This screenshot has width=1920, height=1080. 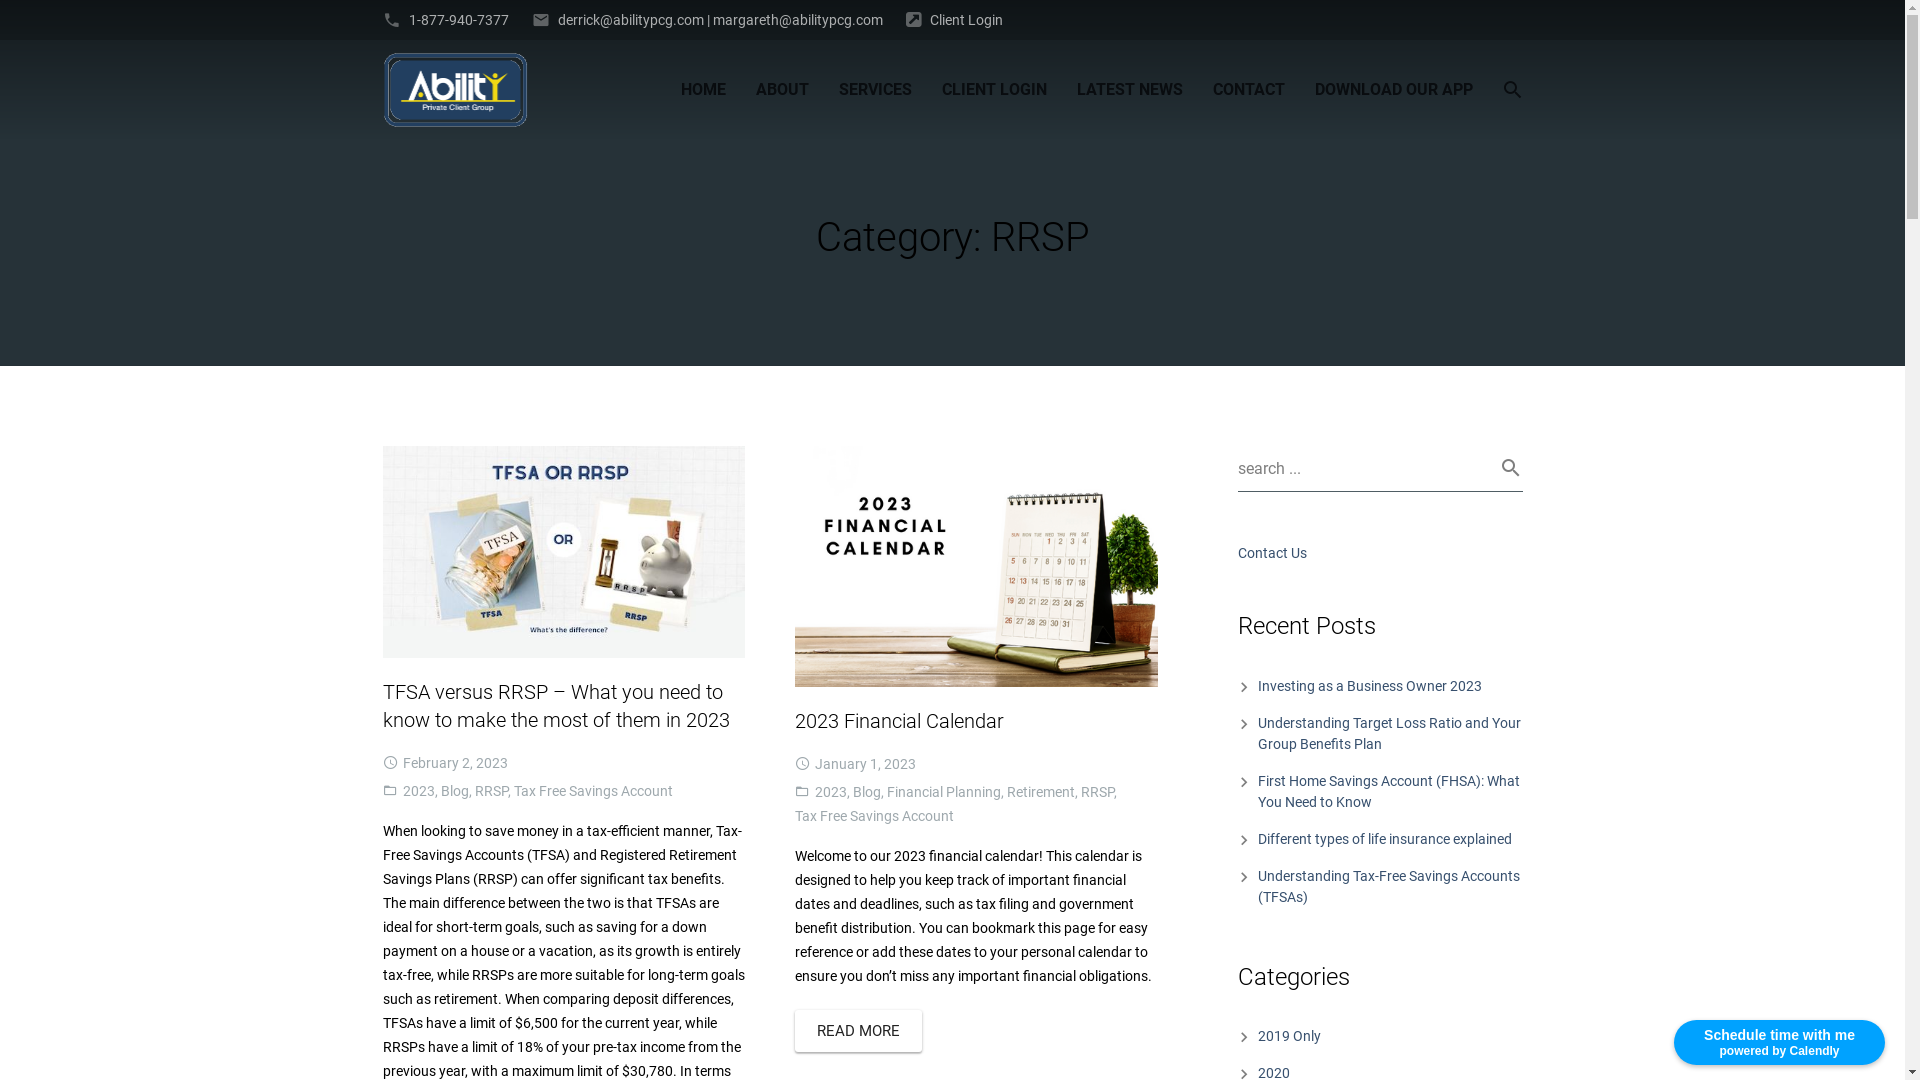 I want to click on 'Financial Planning', so click(x=943, y=790).